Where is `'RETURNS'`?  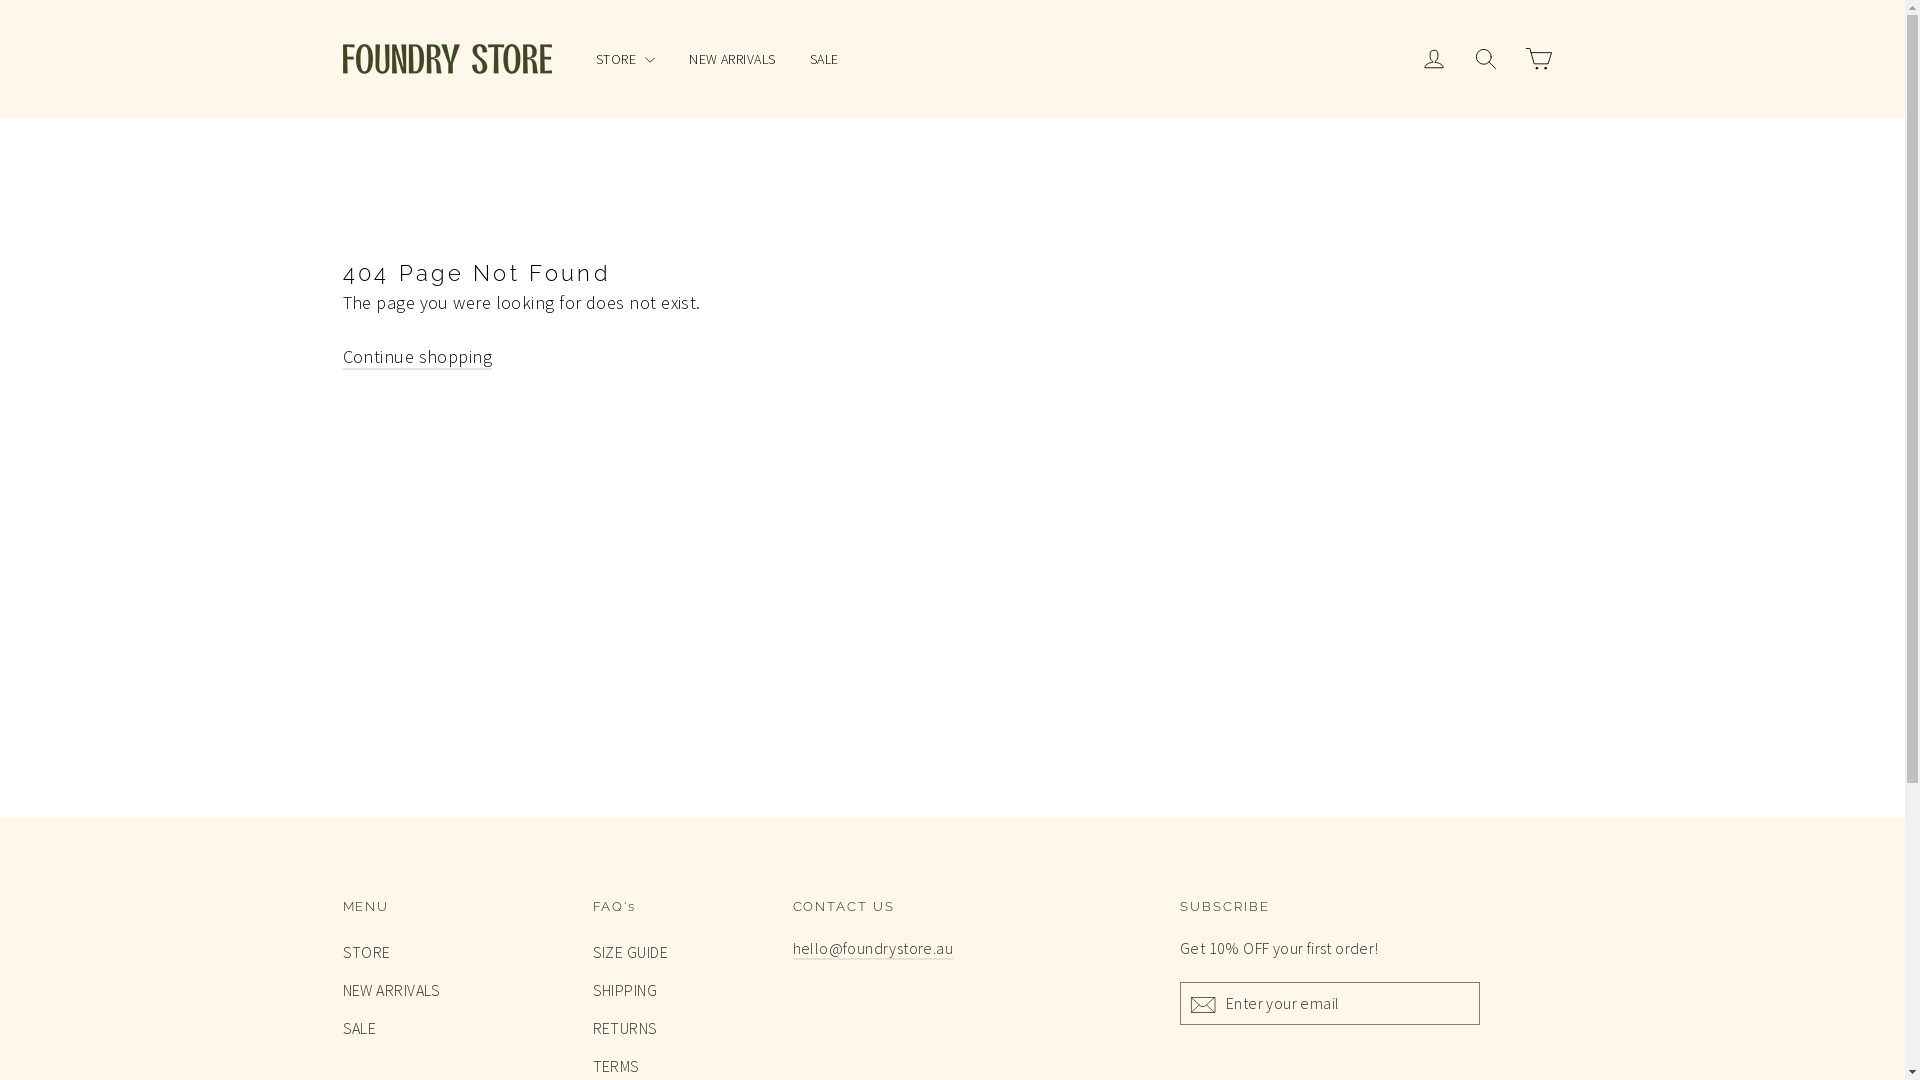 'RETURNS' is located at coordinates (676, 1029).